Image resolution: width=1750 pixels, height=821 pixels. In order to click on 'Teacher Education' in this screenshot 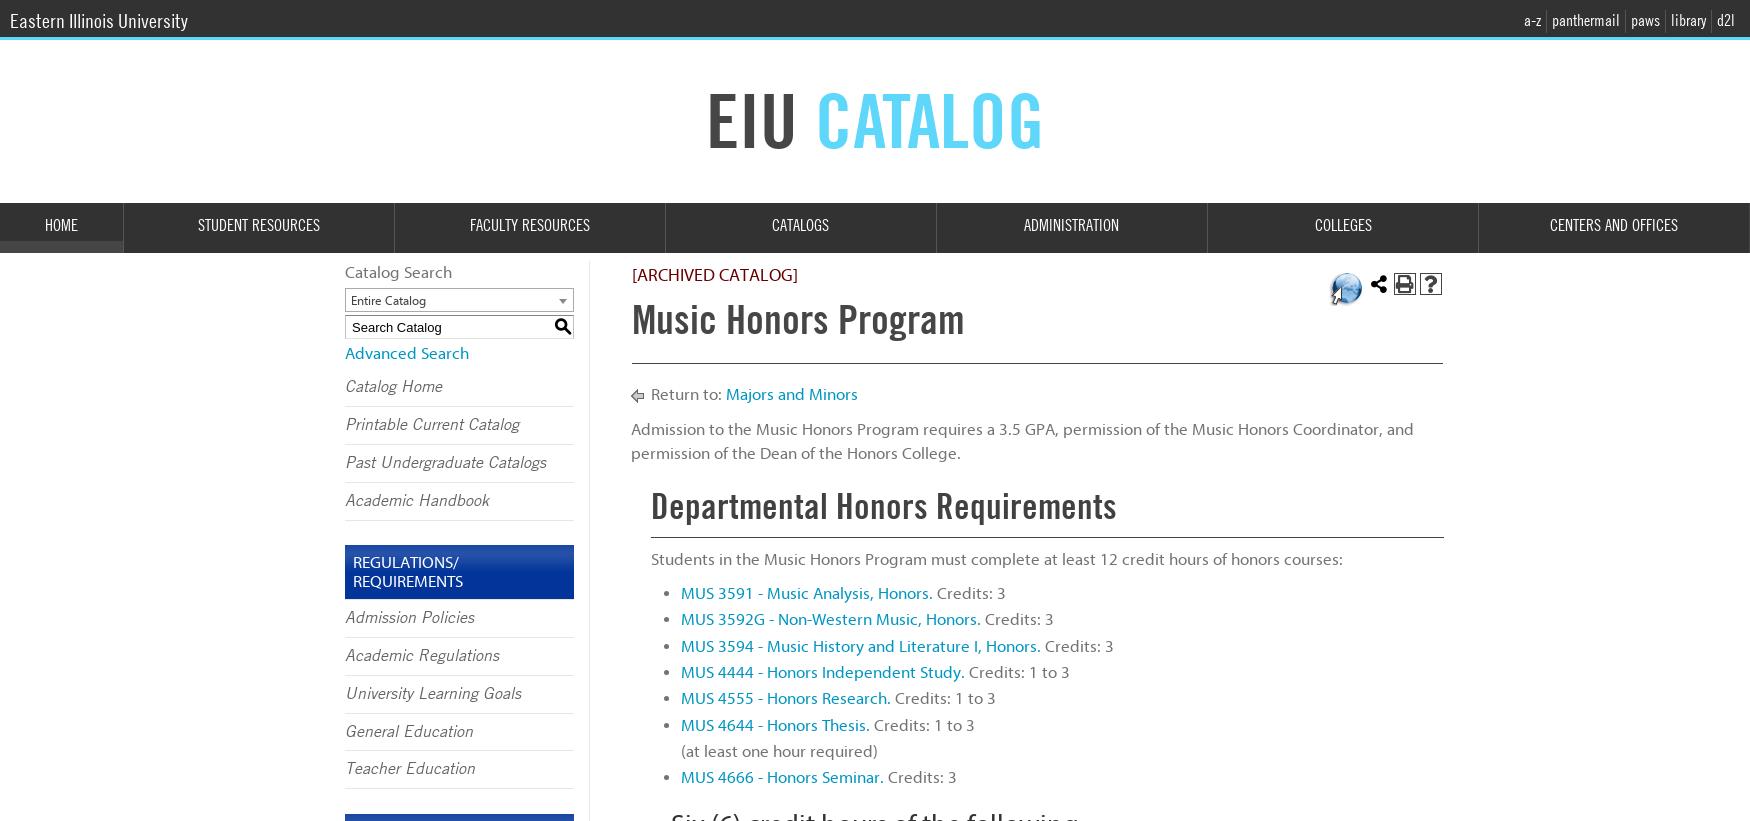, I will do `click(409, 768)`.